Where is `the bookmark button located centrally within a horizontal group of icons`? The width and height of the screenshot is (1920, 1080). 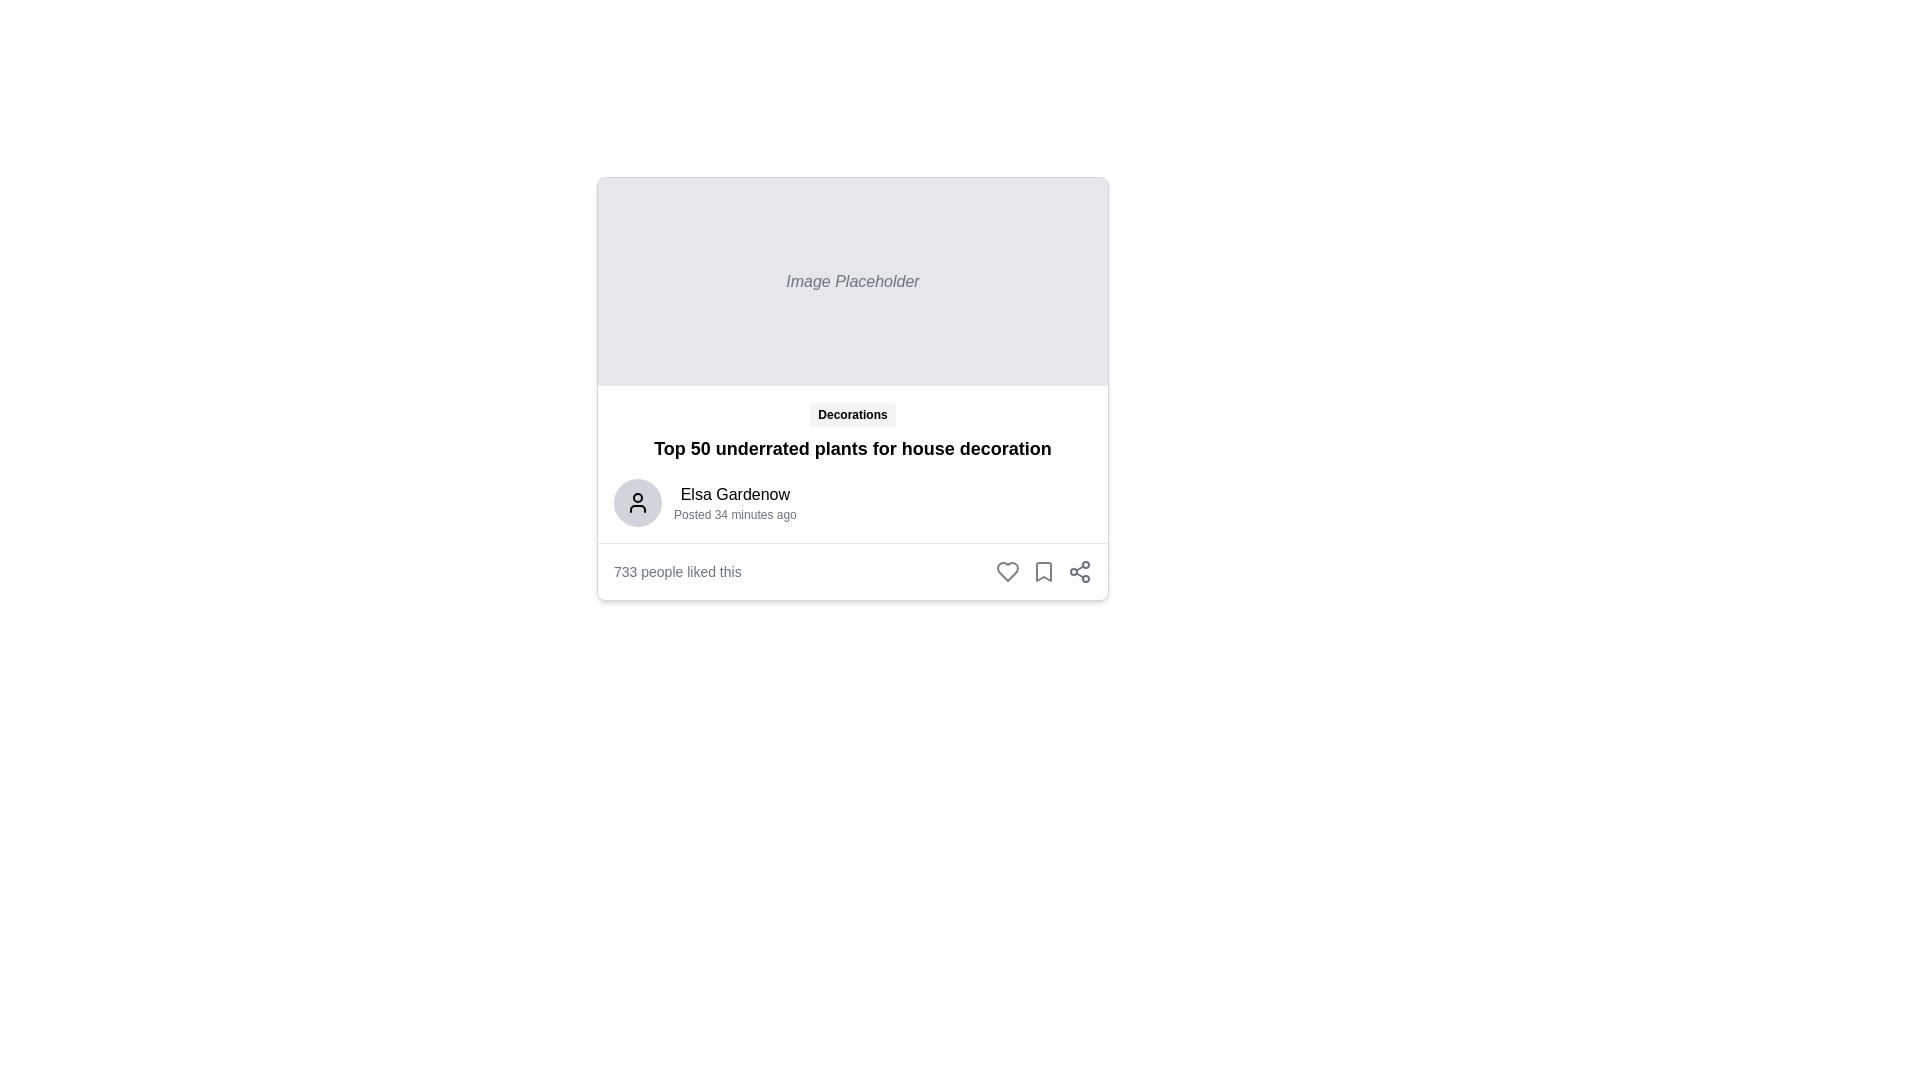 the bookmark button located centrally within a horizontal group of icons is located at coordinates (1042, 571).